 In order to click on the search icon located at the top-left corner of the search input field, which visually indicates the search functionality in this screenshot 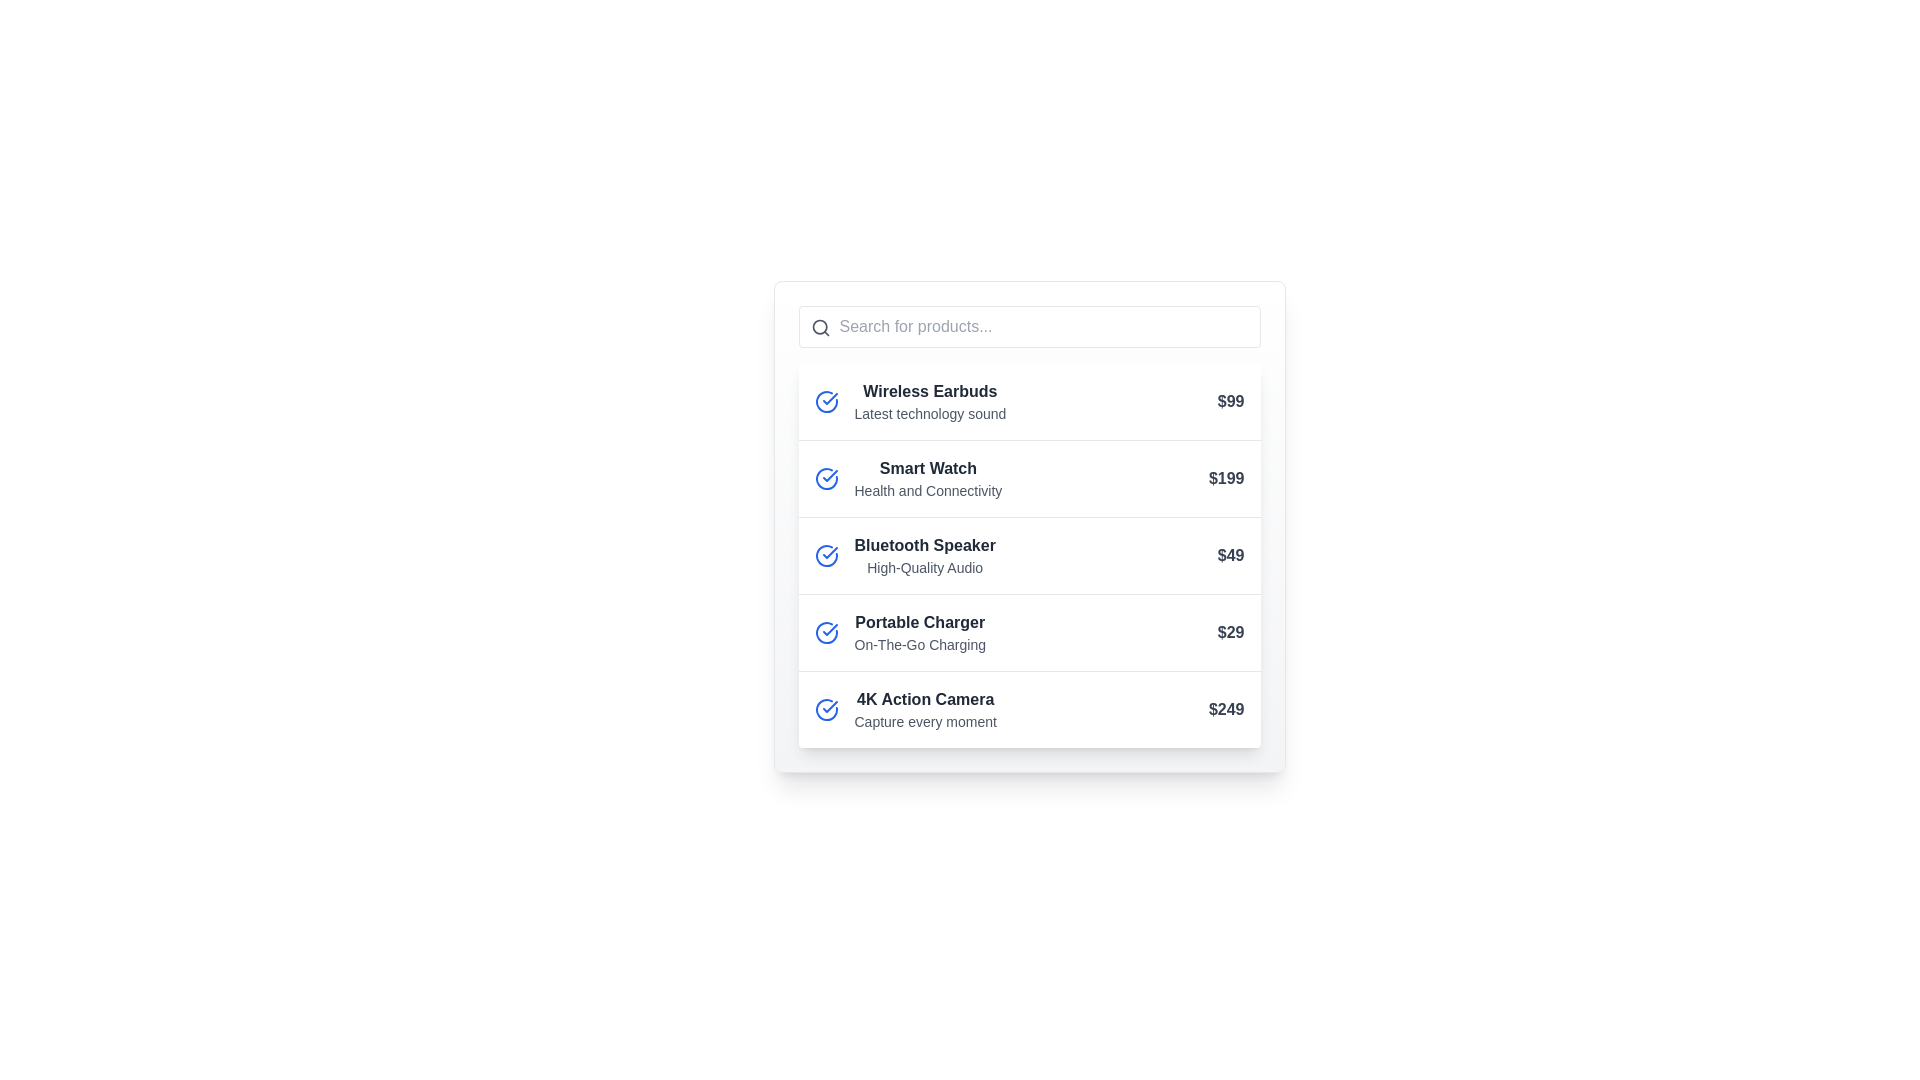, I will do `click(820, 326)`.